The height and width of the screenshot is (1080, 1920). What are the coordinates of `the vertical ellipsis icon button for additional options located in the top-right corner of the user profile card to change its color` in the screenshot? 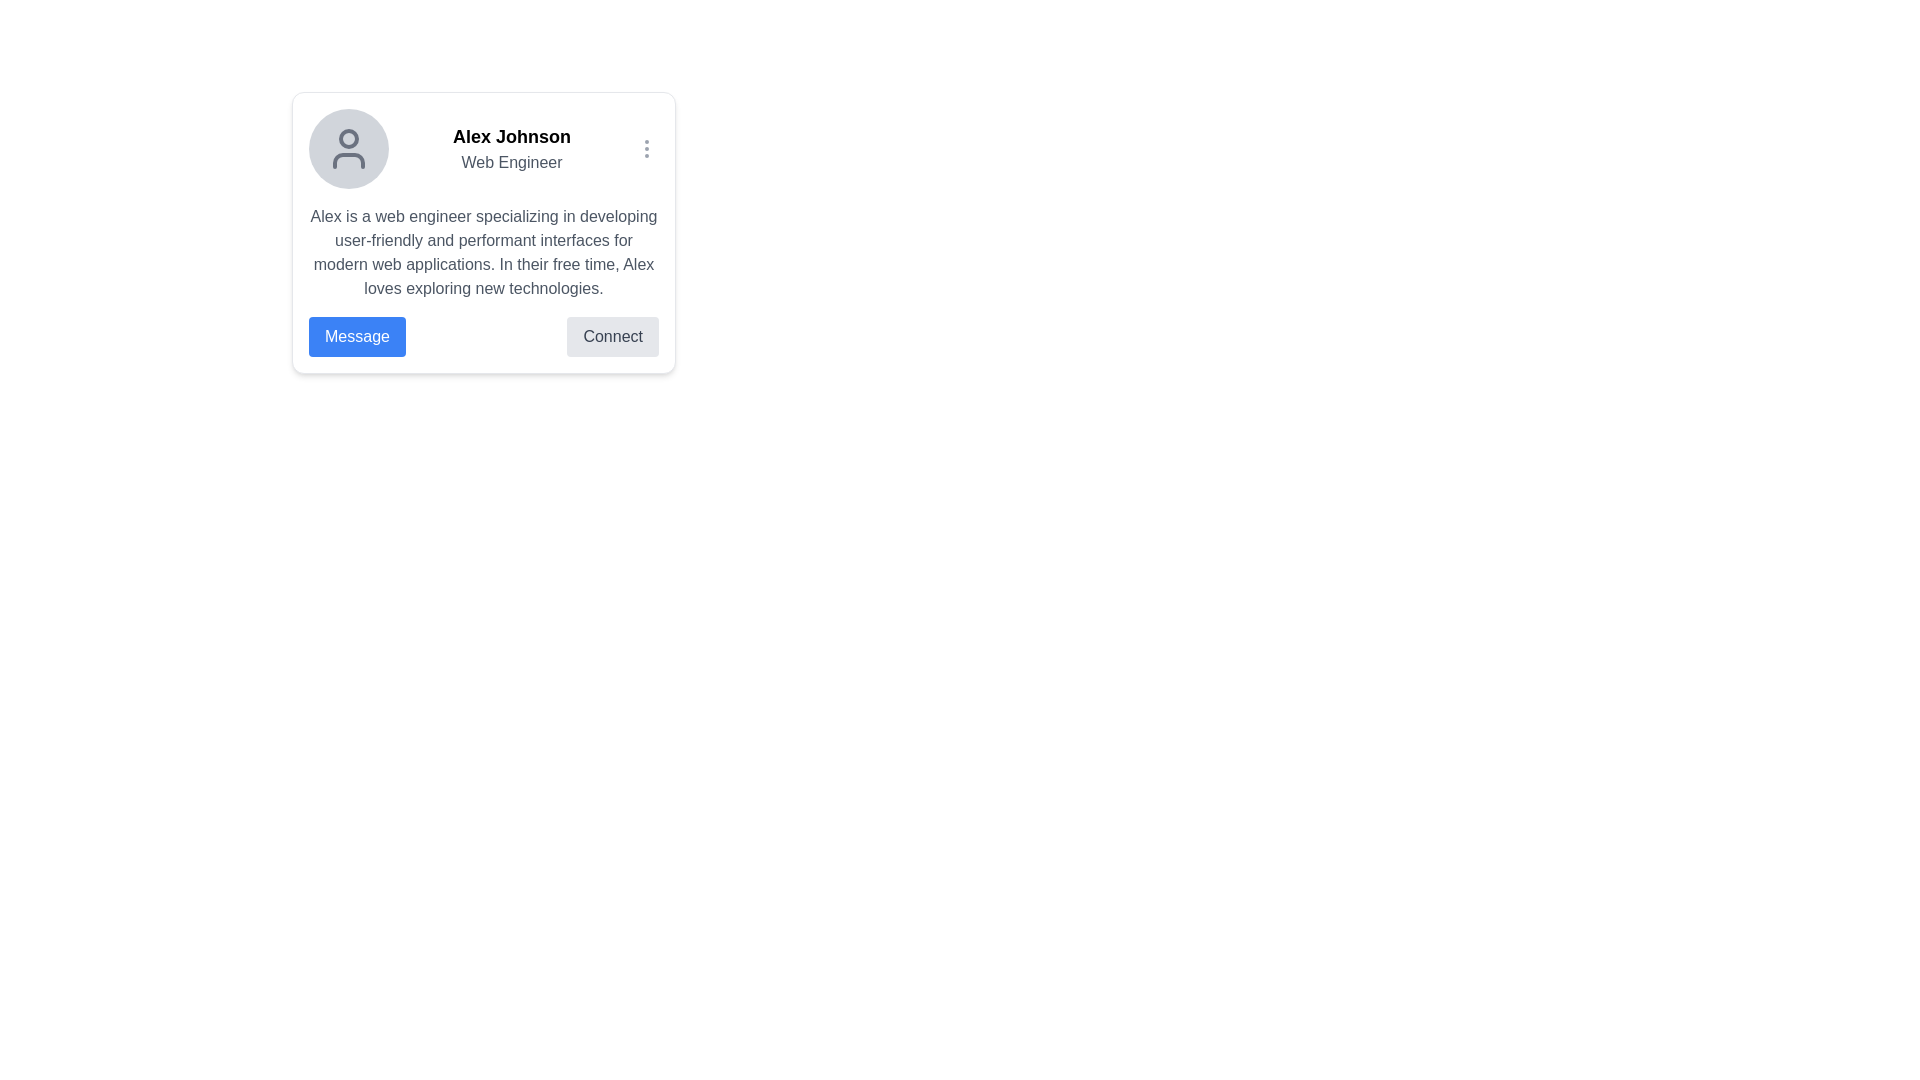 It's located at (647, 148).